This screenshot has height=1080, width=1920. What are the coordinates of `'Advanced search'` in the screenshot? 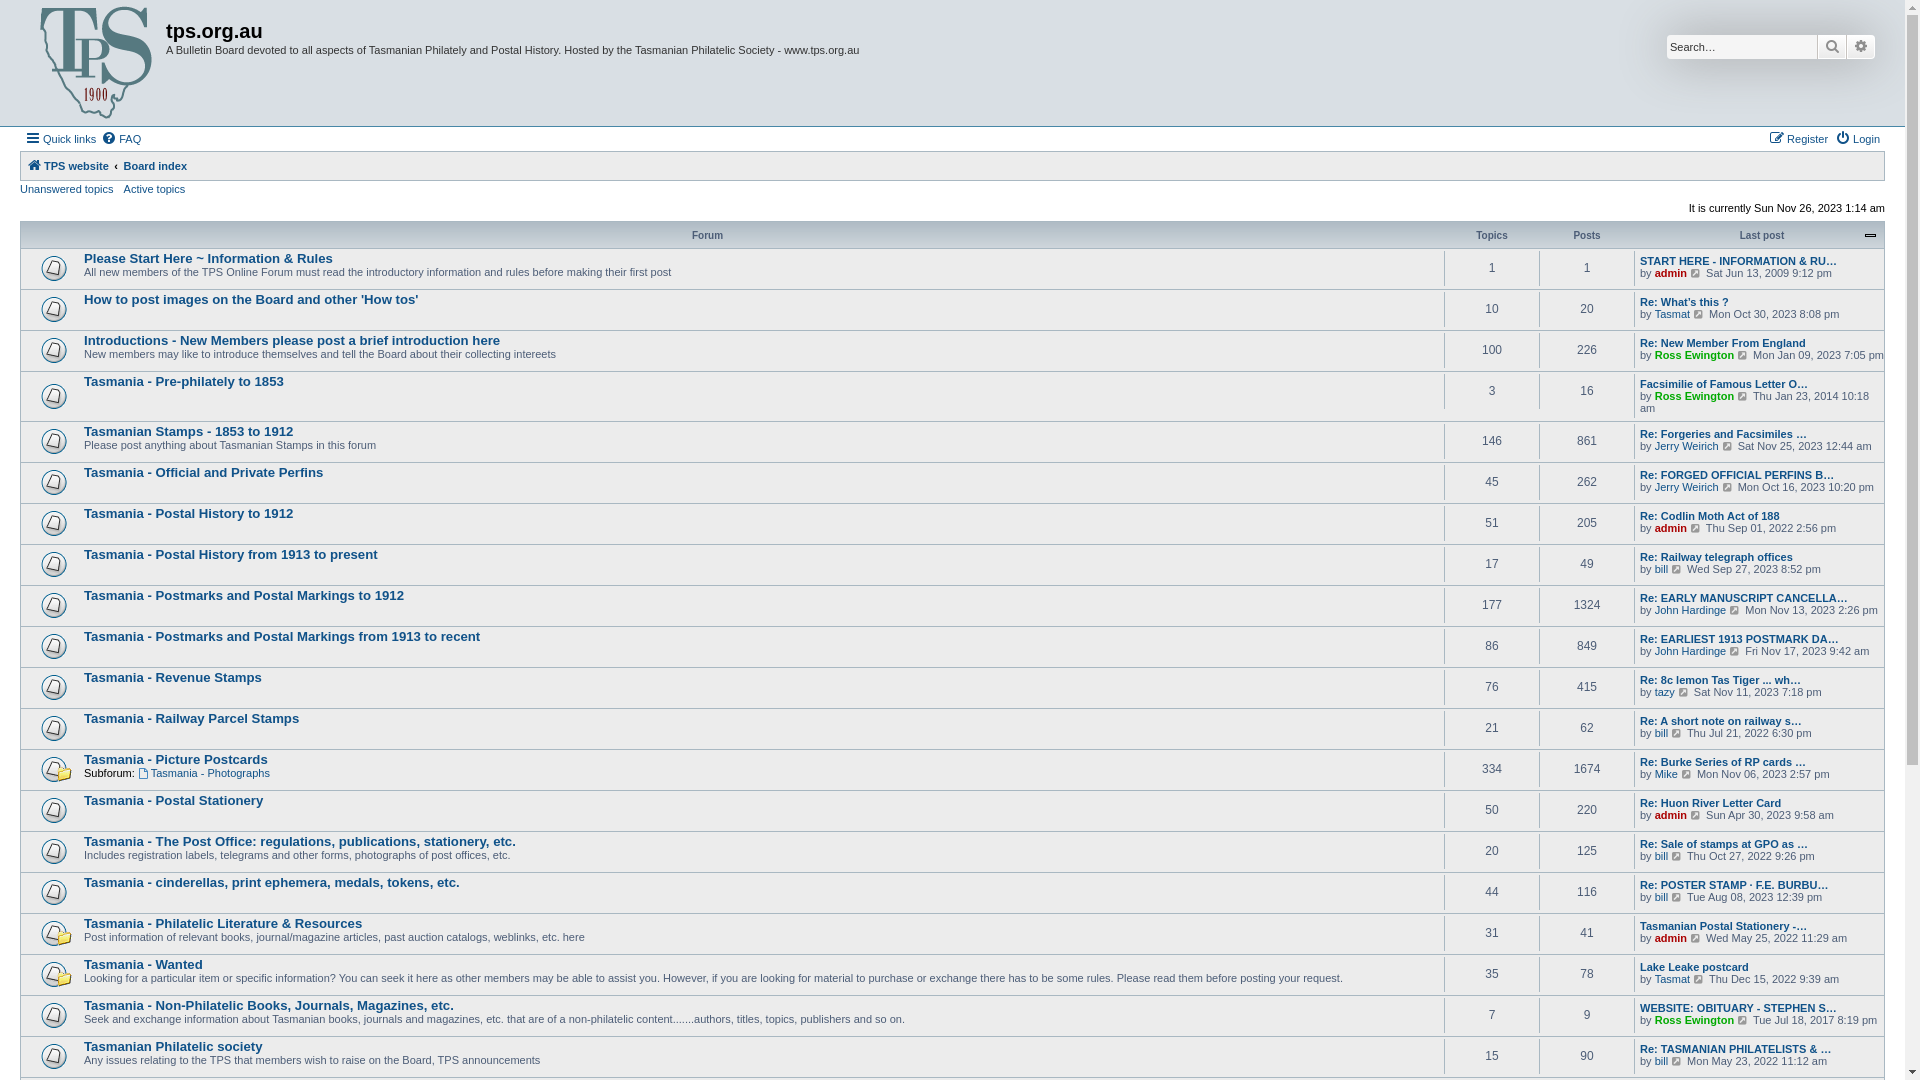 It's located at (1860, 45).